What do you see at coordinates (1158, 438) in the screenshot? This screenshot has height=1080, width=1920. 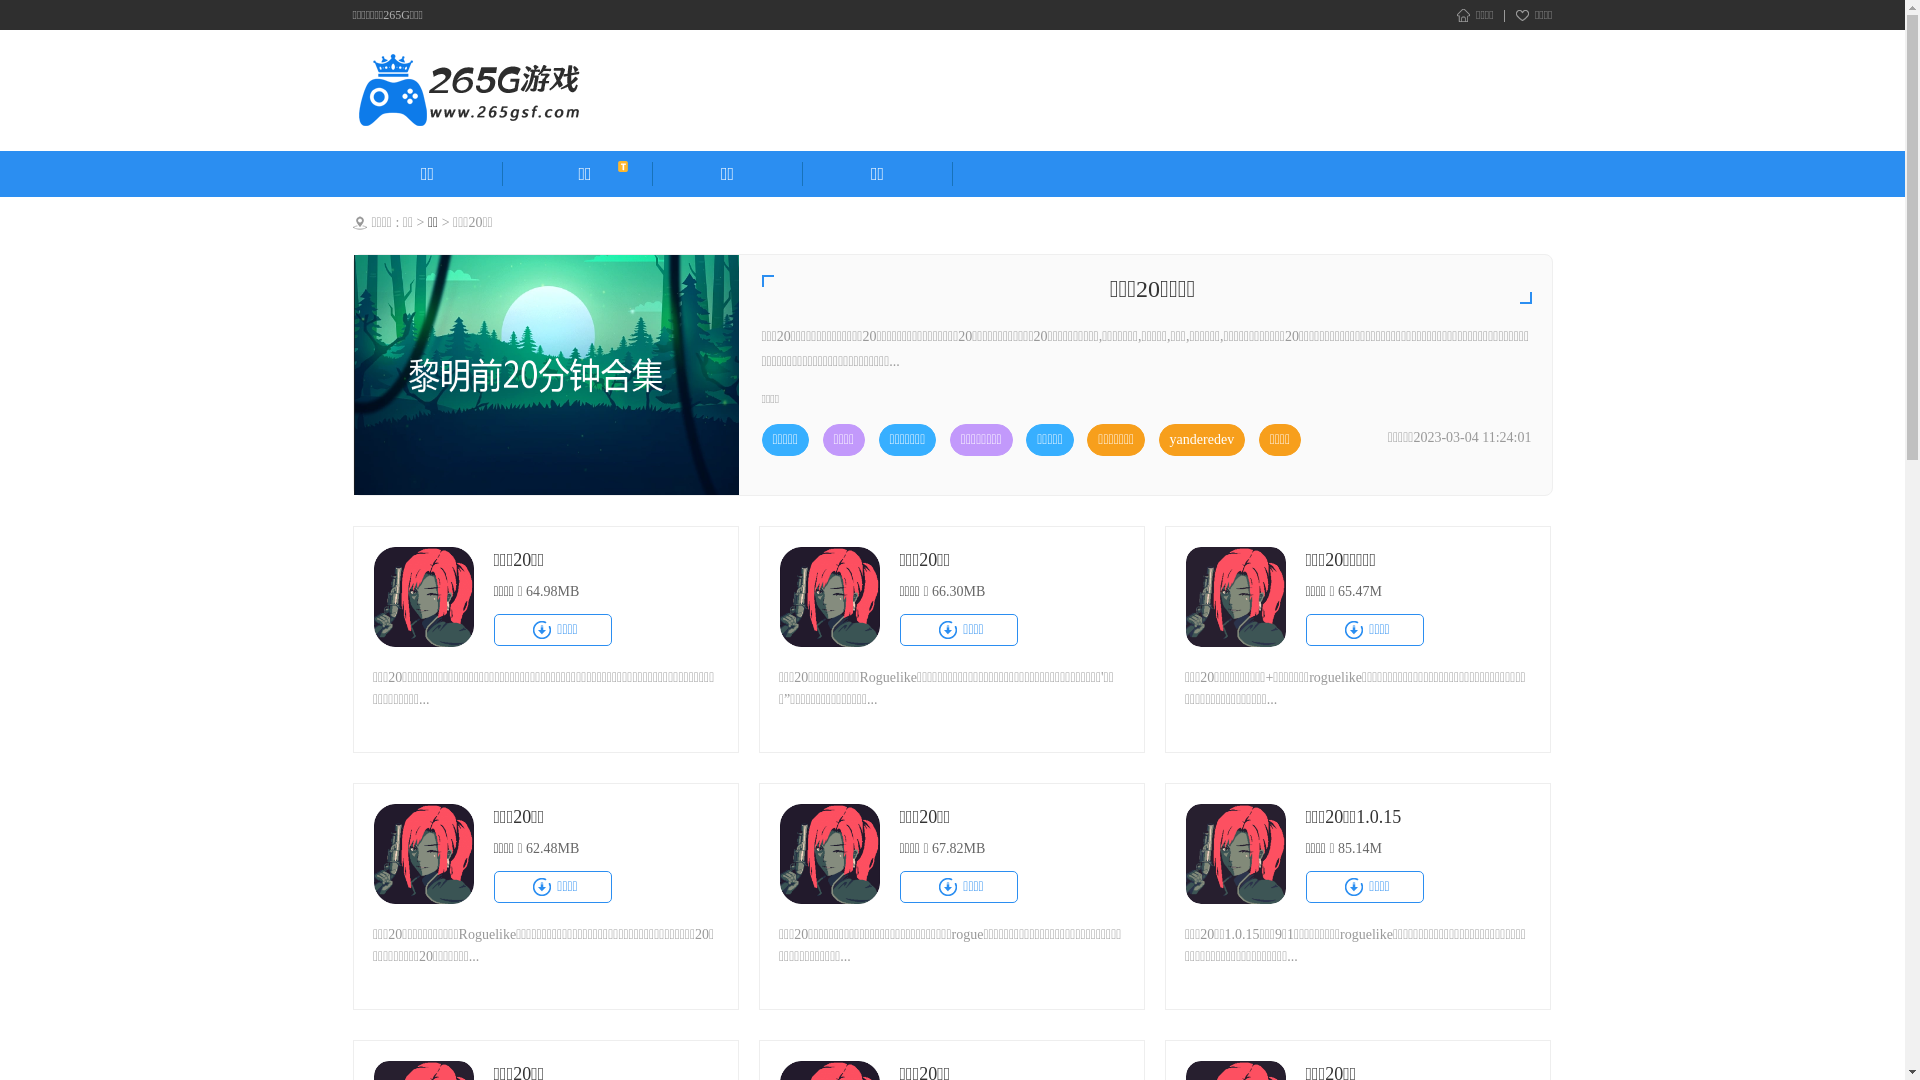 I see `'yanderedev'` at bounding box center [1158, 438].